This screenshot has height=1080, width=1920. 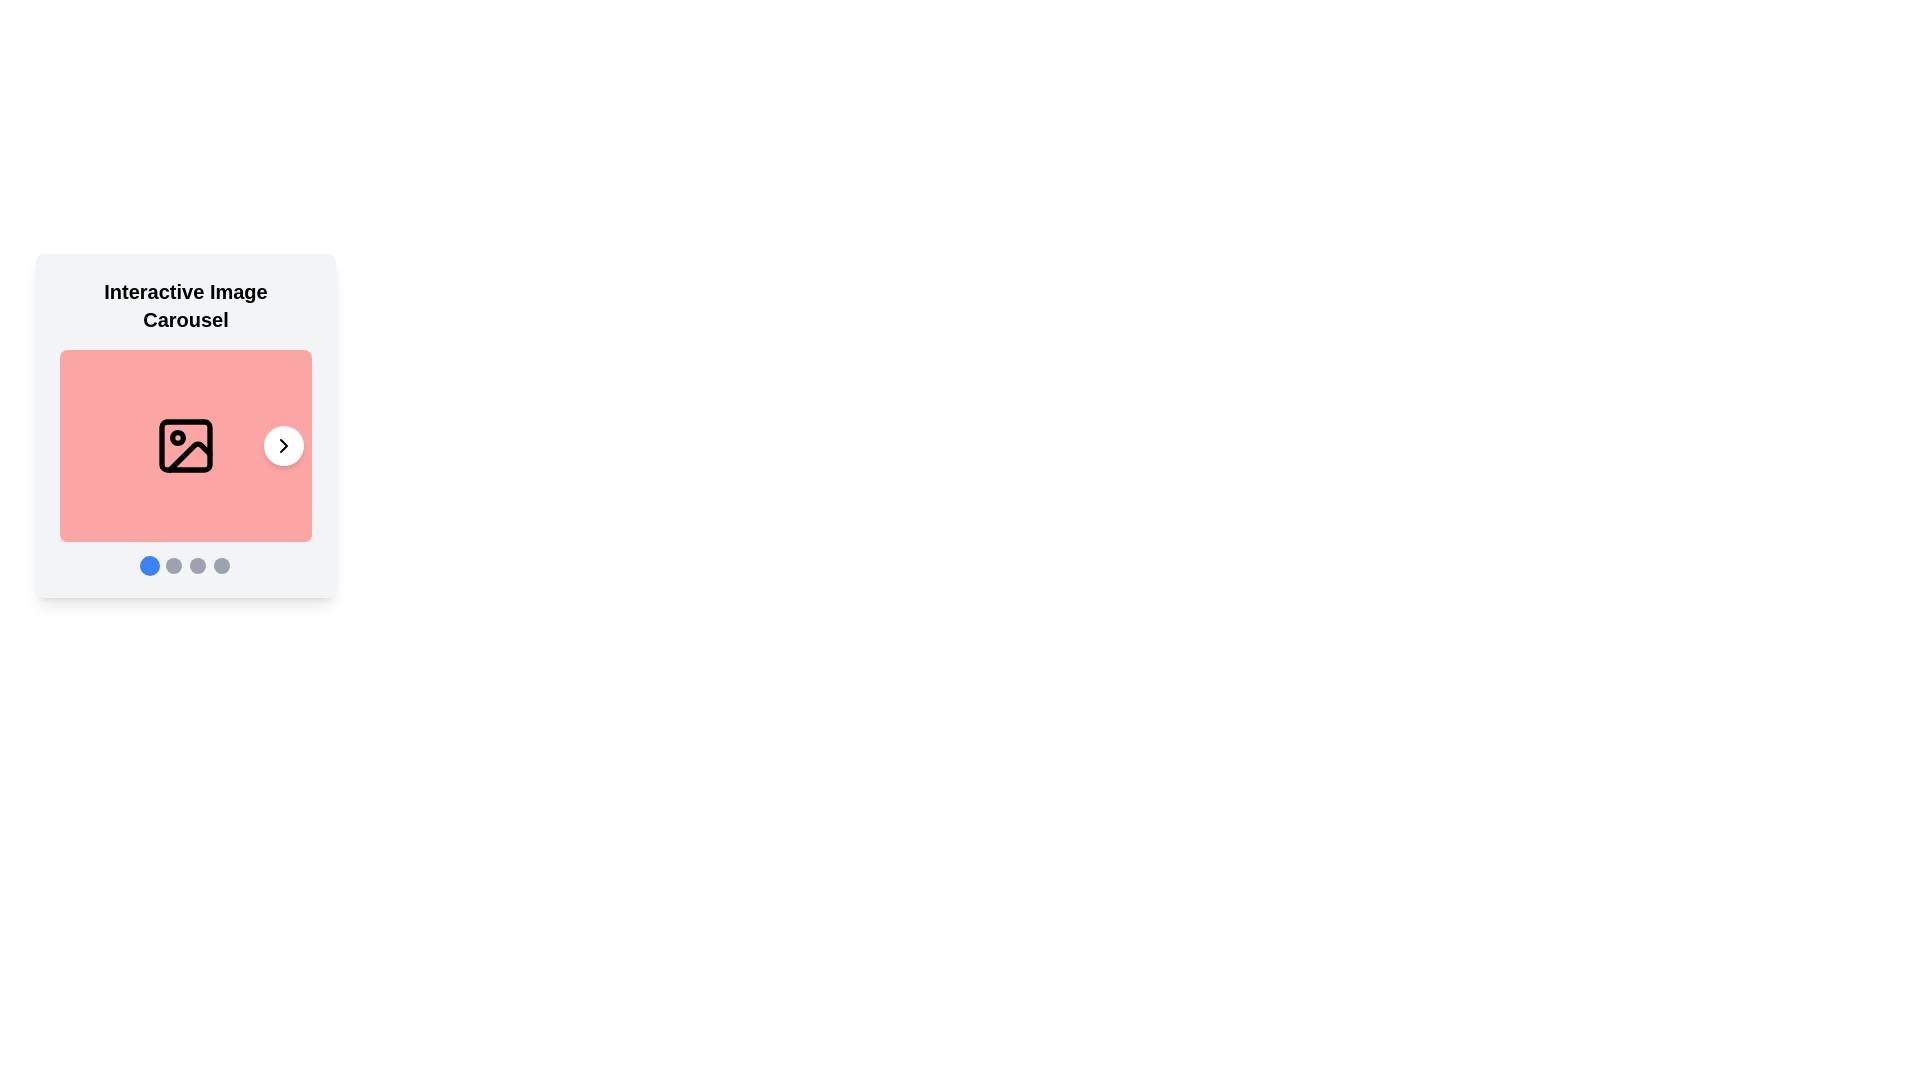 I want to click on the second circular indicator in the interactive image carousel, so click(x=186, y=566).